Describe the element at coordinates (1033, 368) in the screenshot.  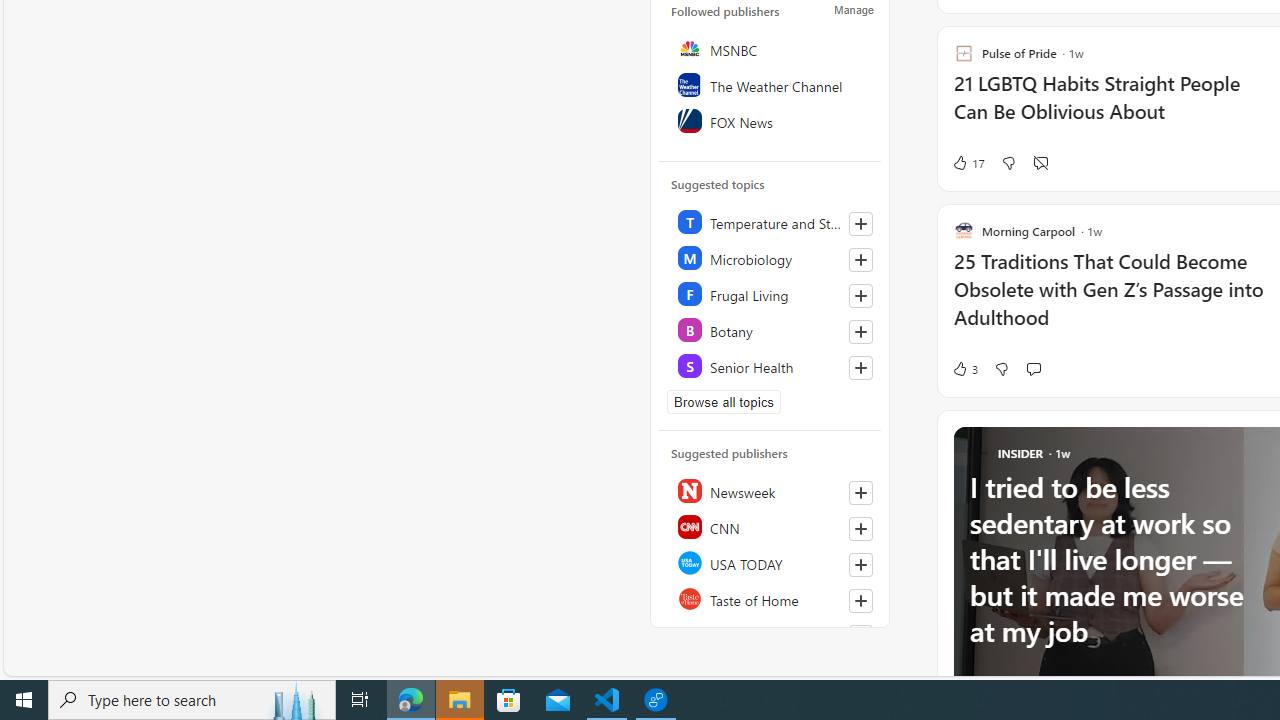
I see `'Start the conversation'` at that location.